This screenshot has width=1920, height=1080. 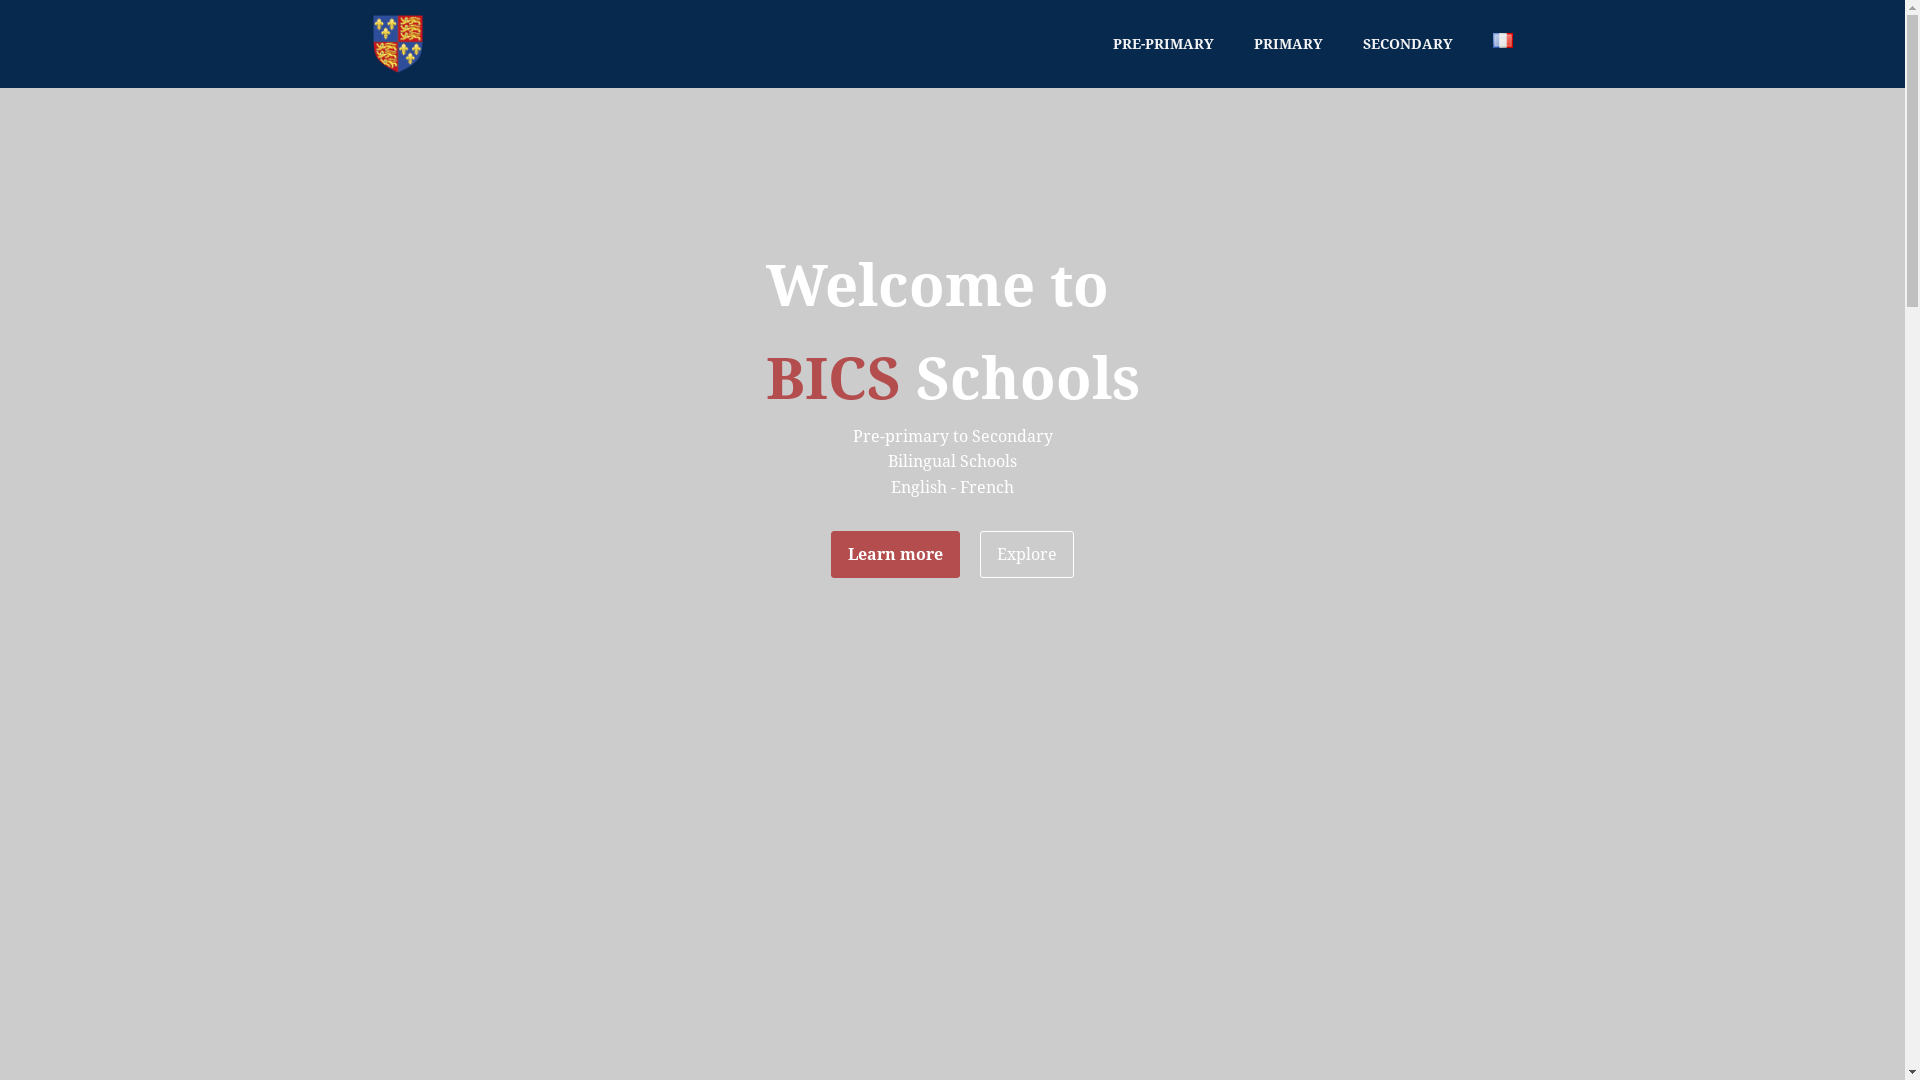 I want to click on 'Explore', so click(x=1027, y=555).